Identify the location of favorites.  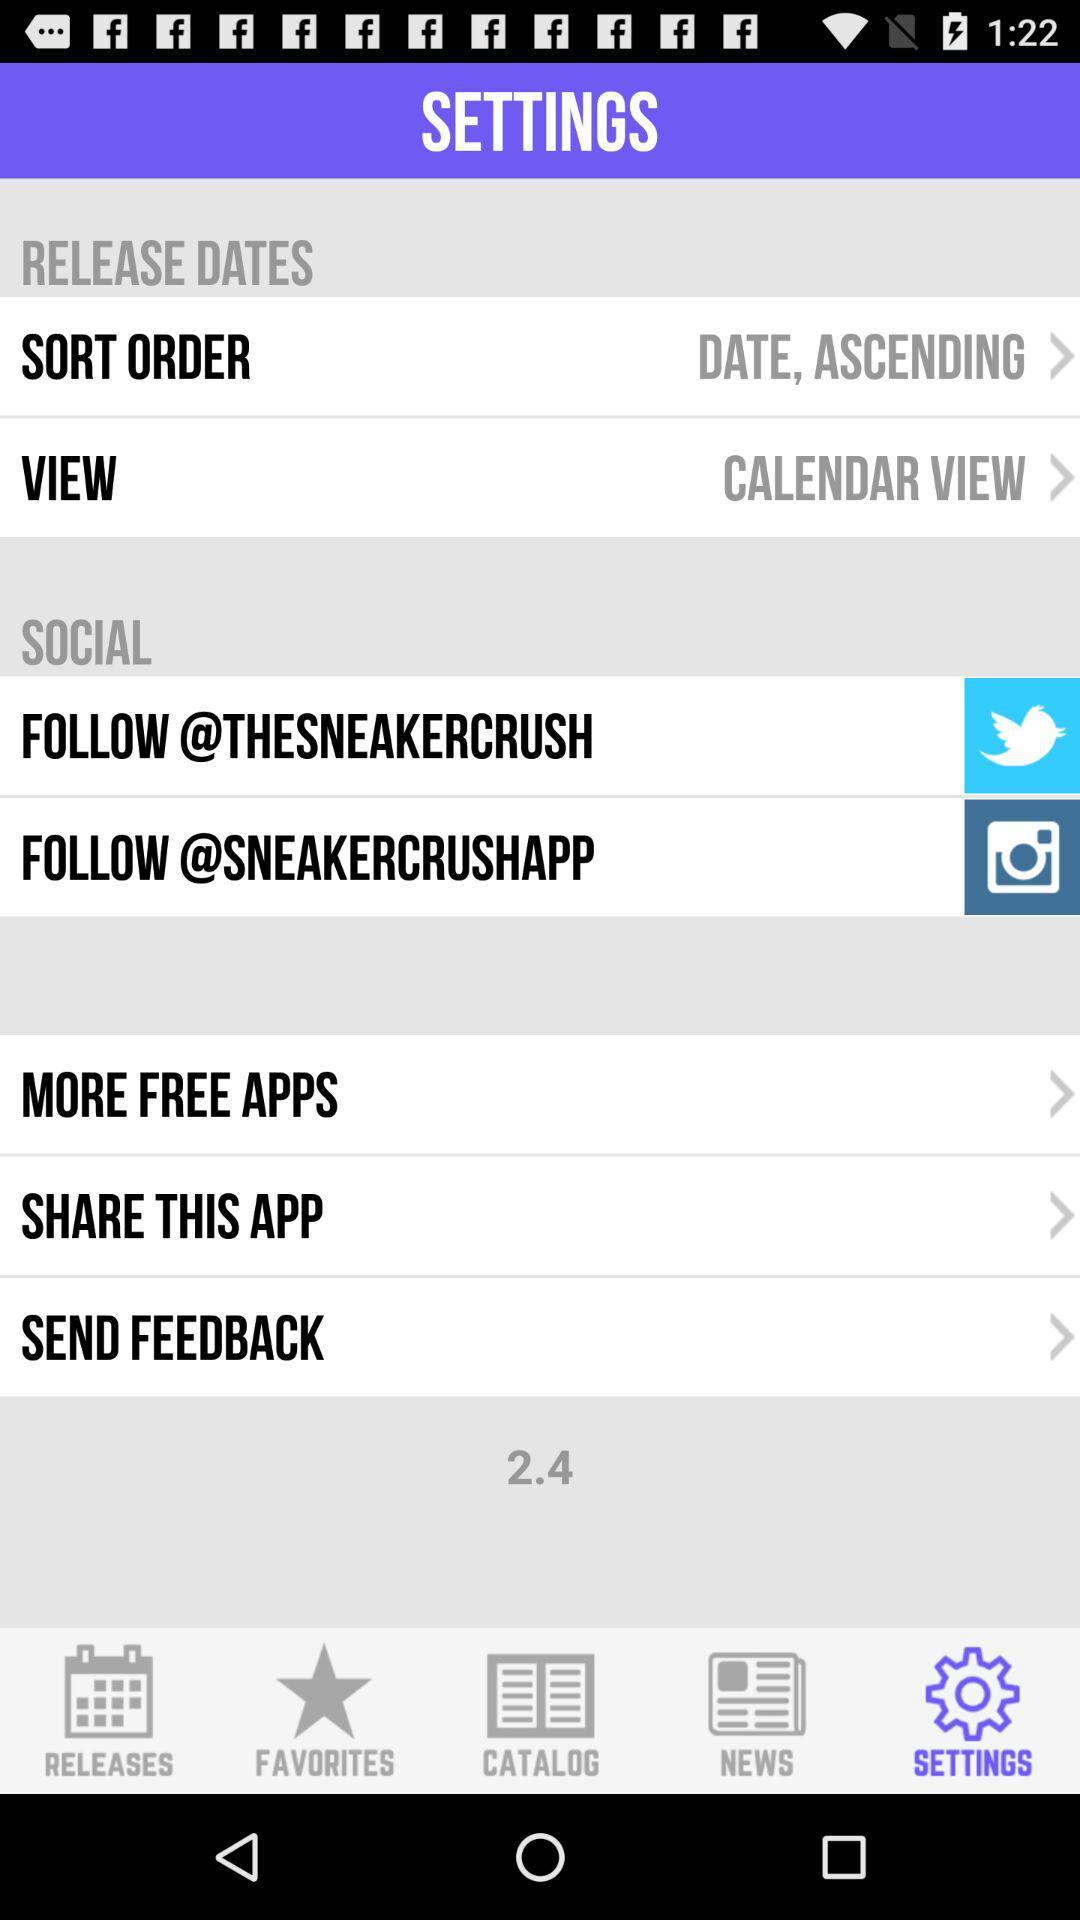
(323, 1710).